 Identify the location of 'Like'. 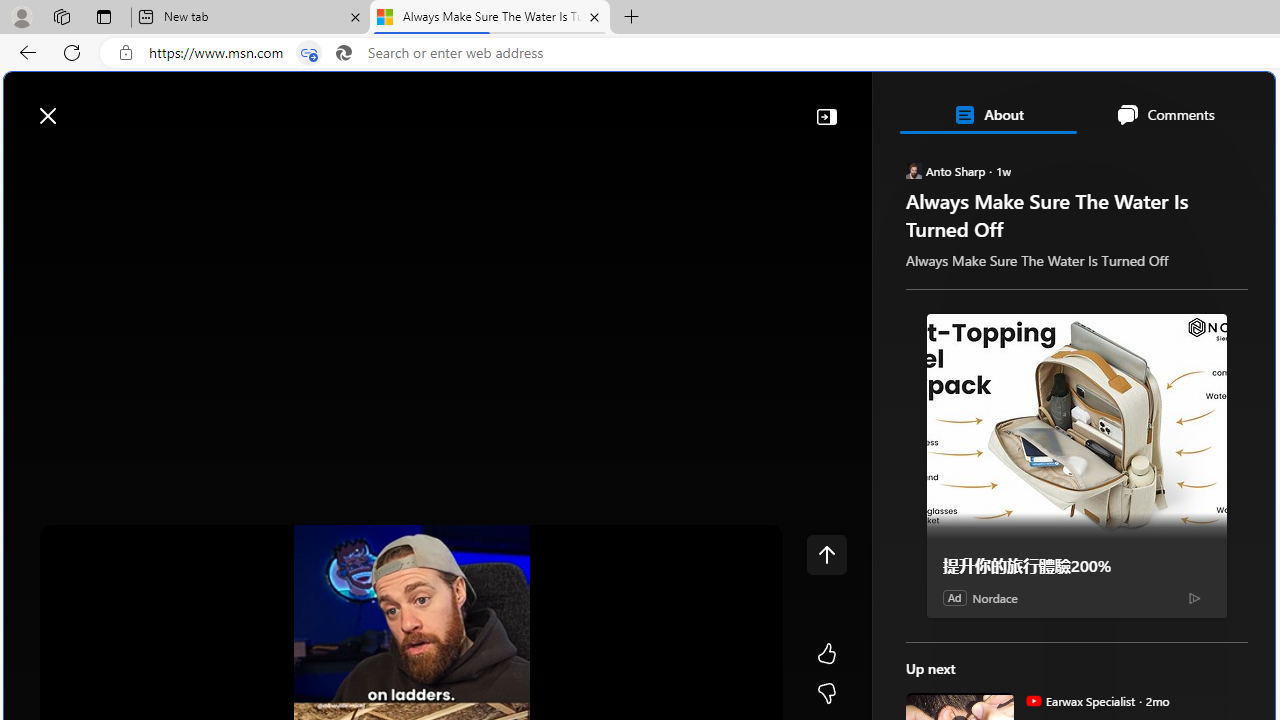
(826, 654).